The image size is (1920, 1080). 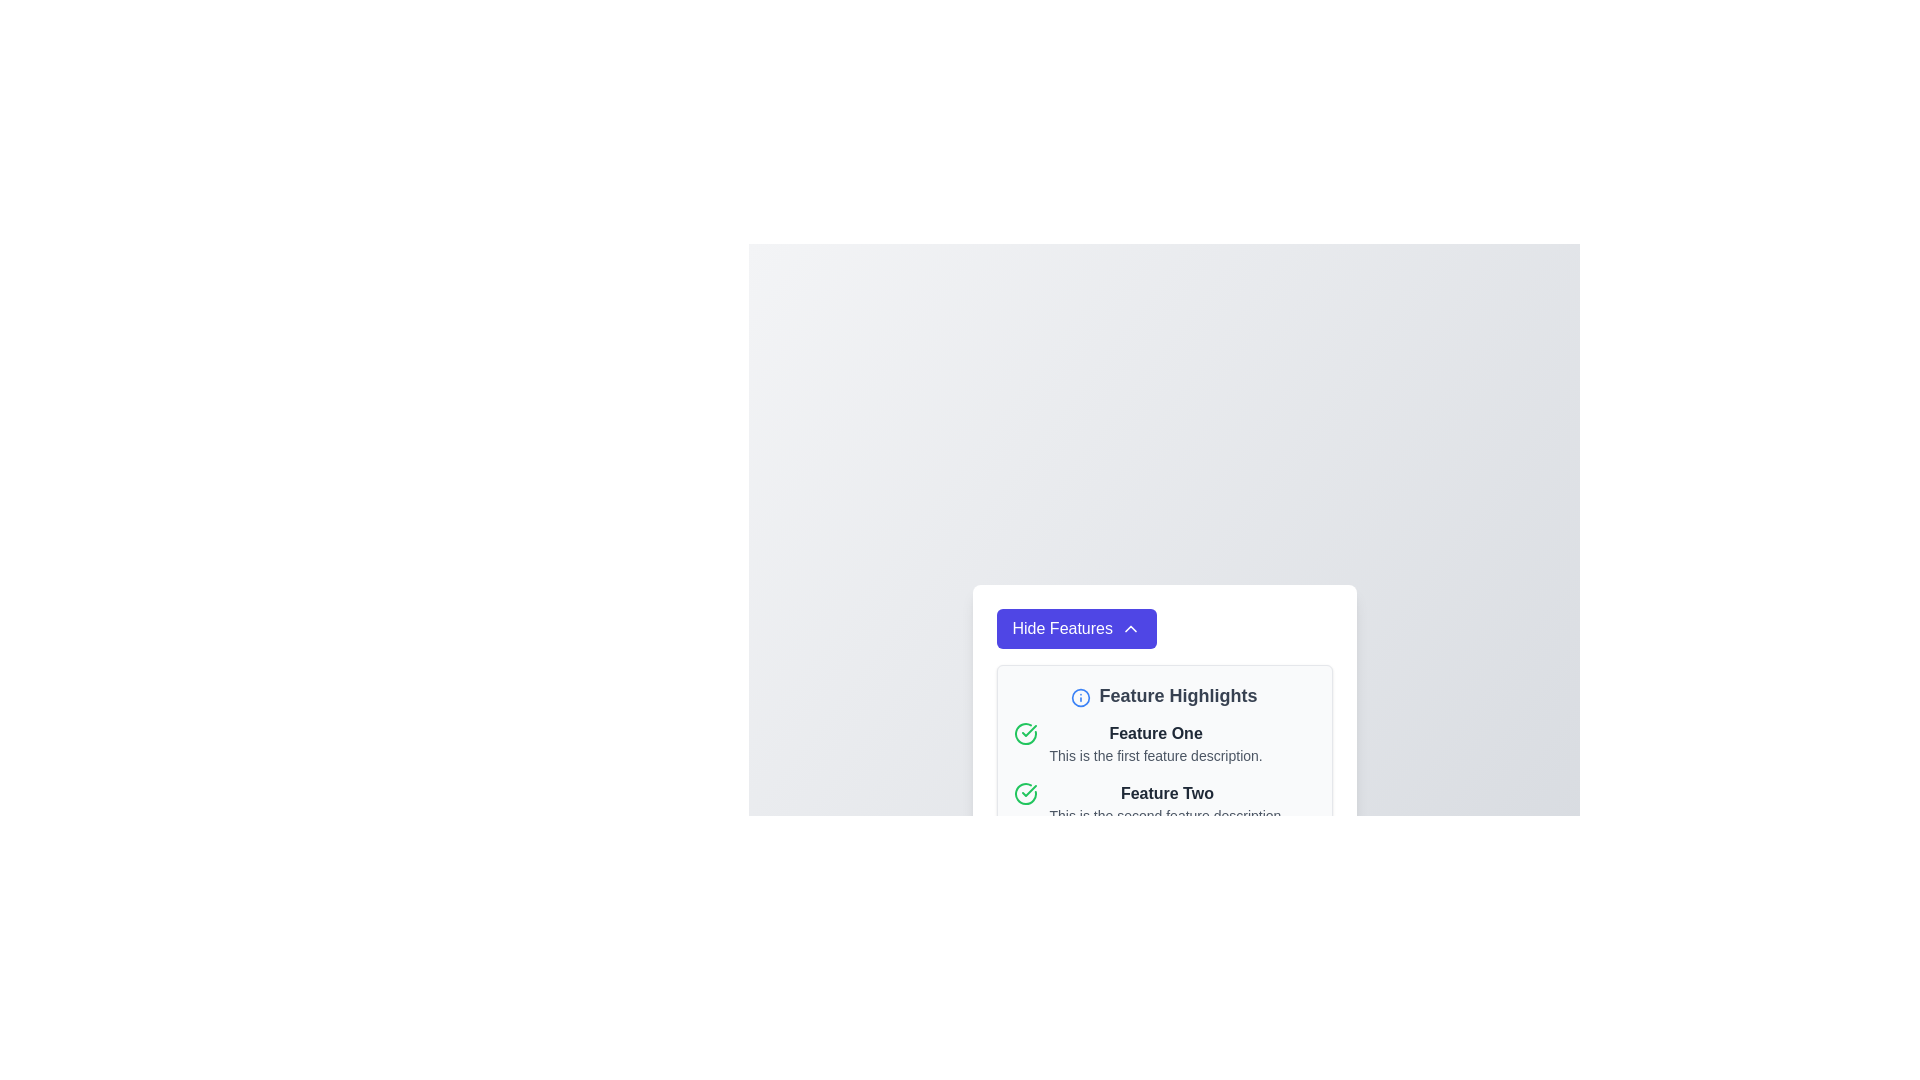 I want to click on the static text reading 'This is the first feature description.' which is positioned below the title 'Feature One' and is part of a vertical stack of feature descriptions, so click(x=1156, y=756).